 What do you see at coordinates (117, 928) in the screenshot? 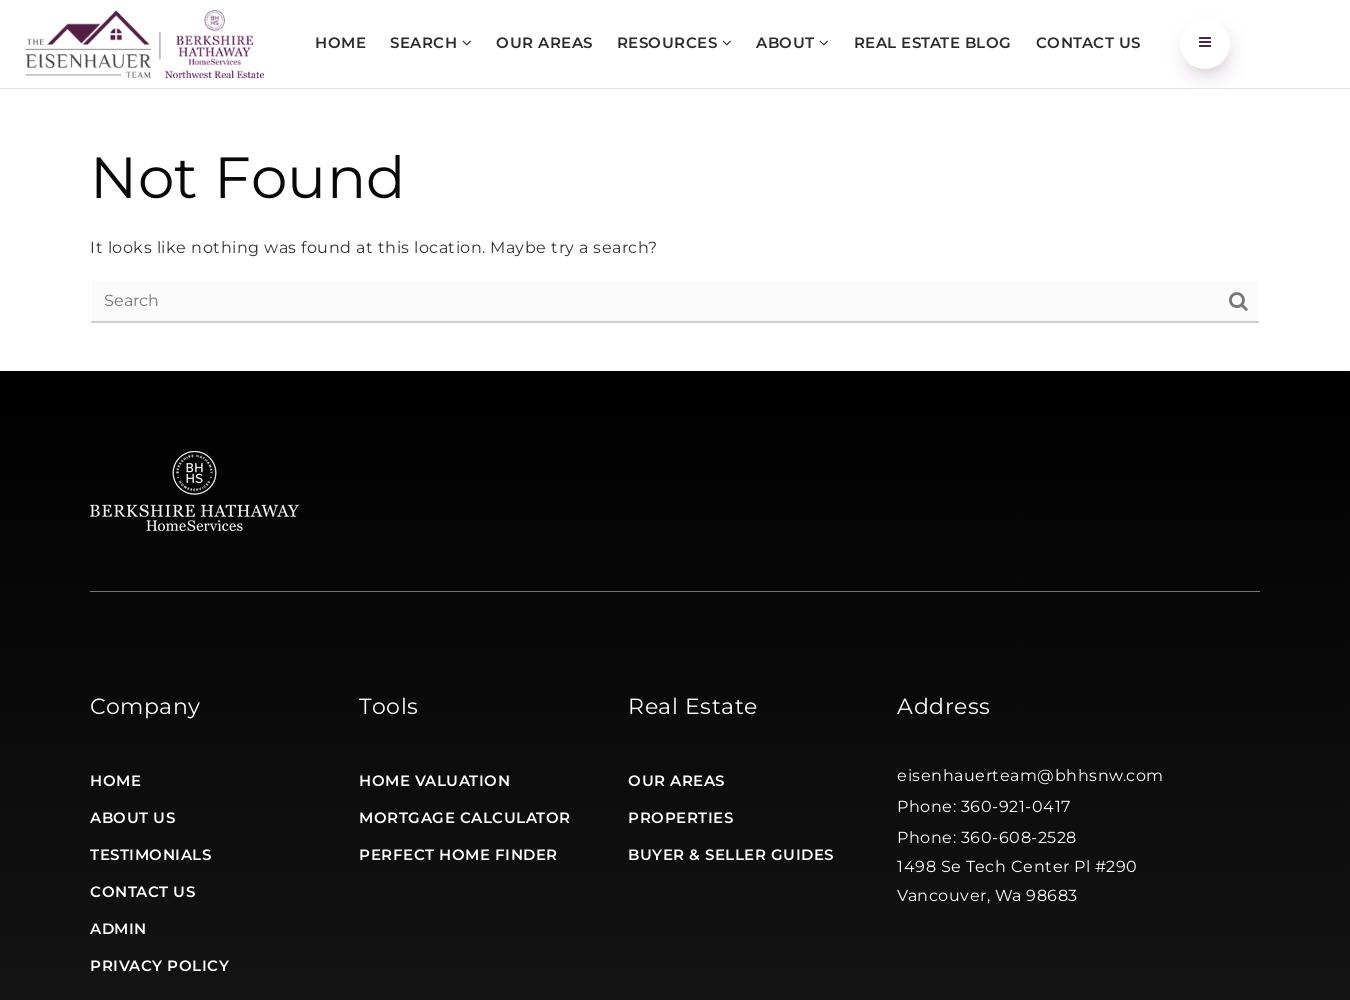
I see `'Admin'` at bounding box center [117, 928].